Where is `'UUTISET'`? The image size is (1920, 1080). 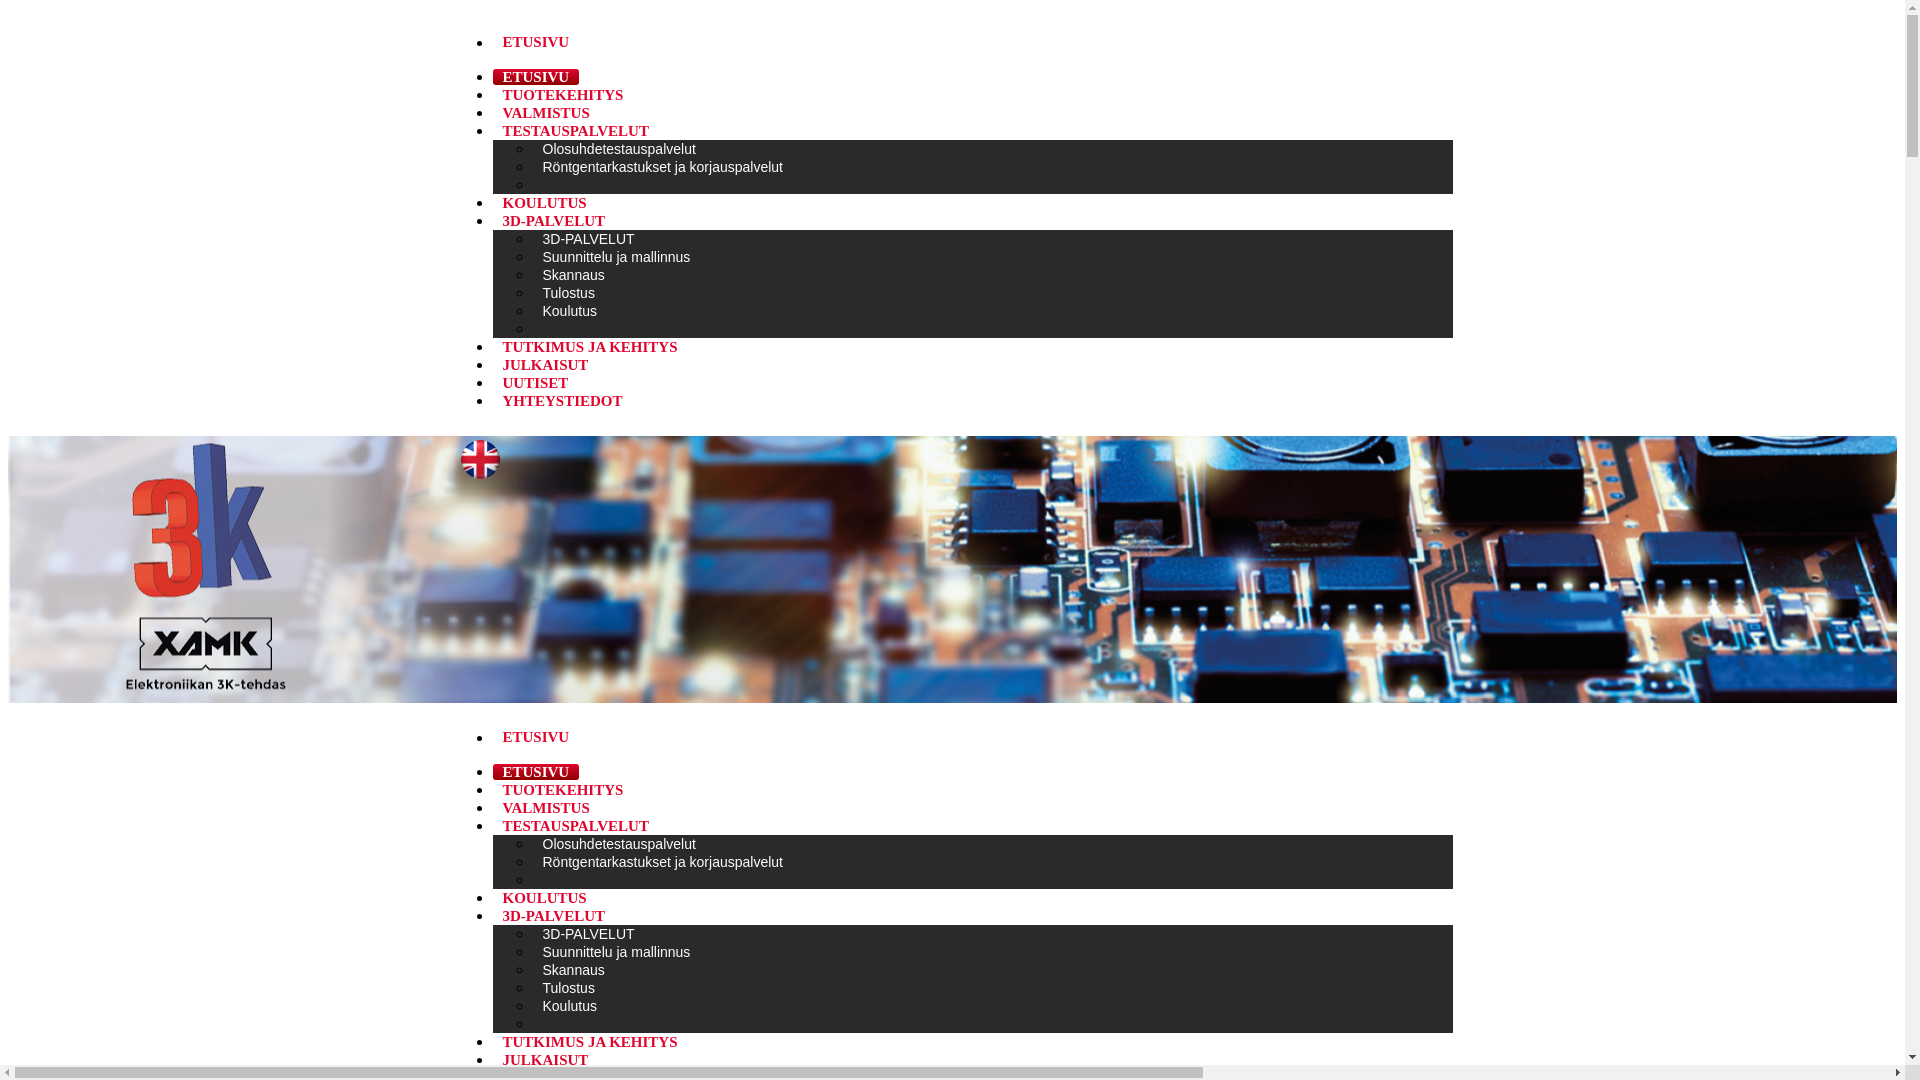
'UUTISET' is located at coordinates (534, 382).